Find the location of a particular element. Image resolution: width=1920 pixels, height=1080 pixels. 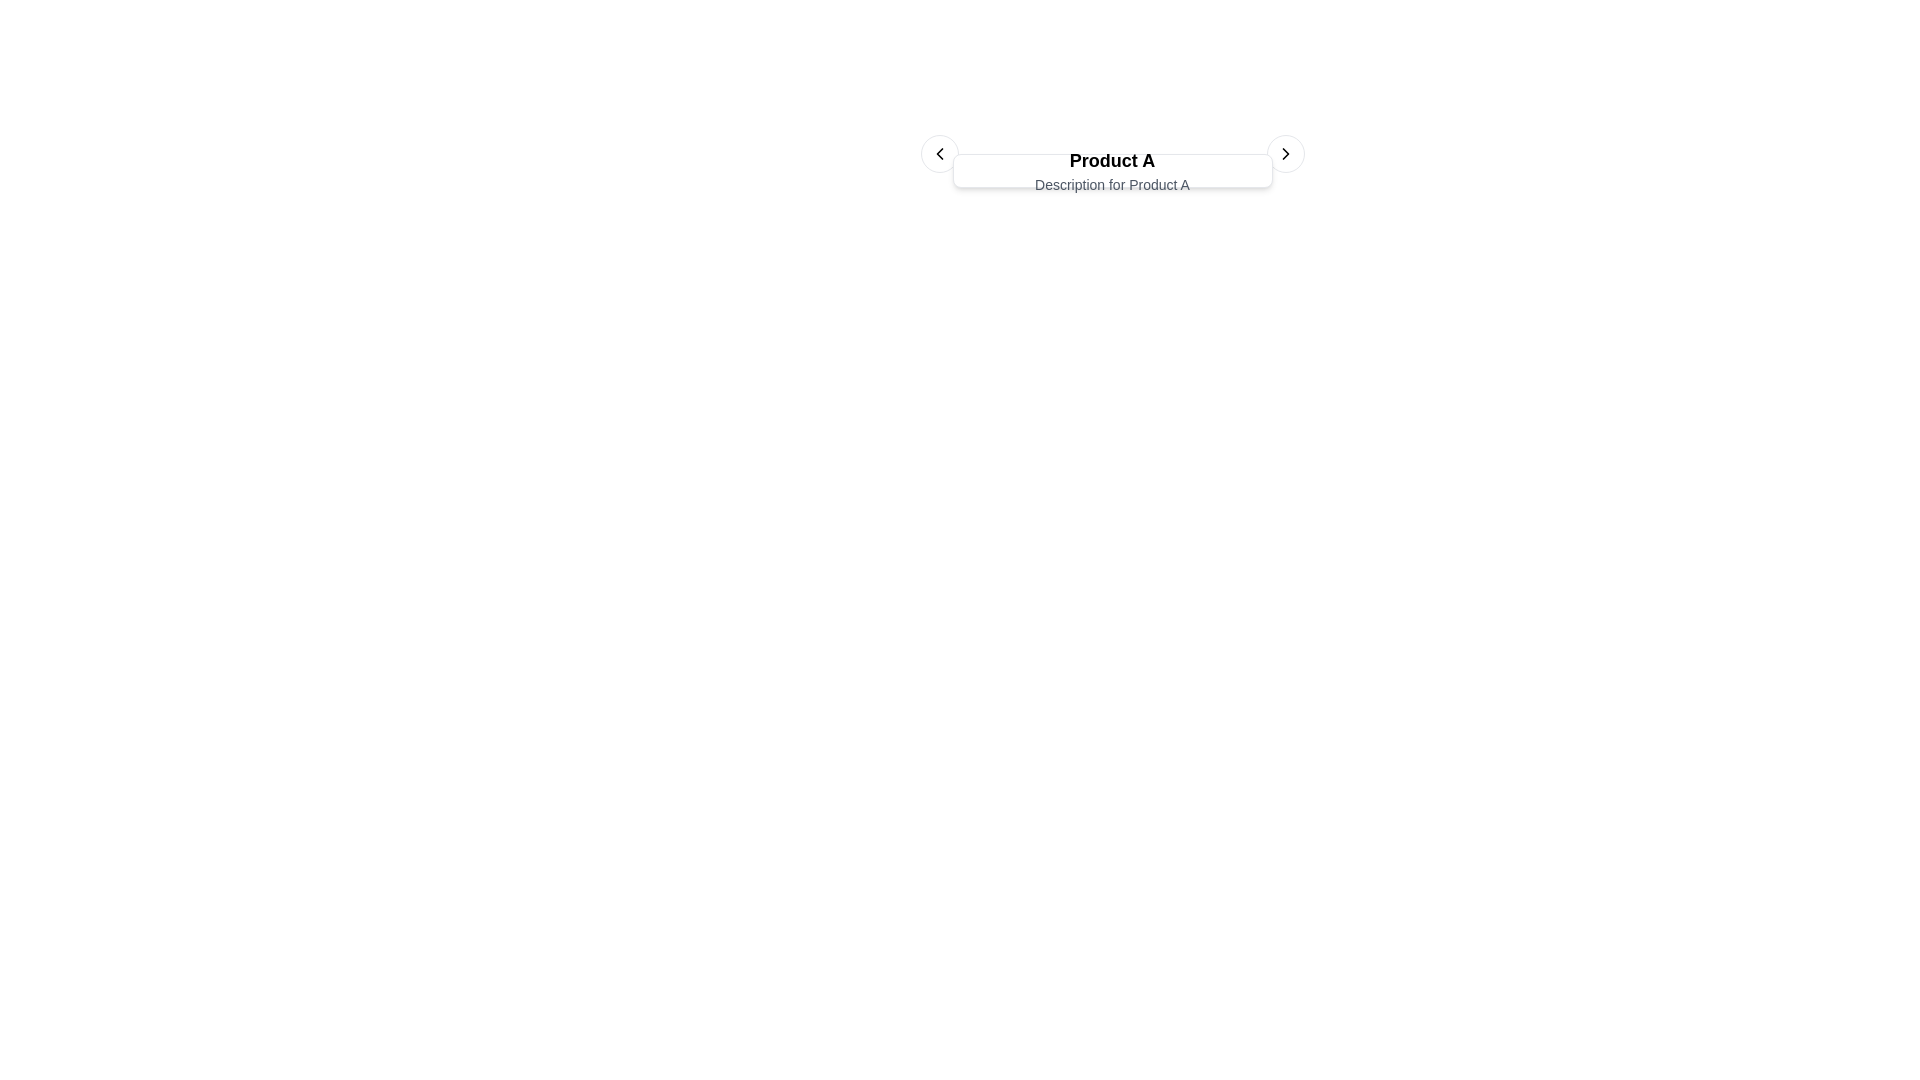

the right-facing chevron icon button within the card for 'Product A' is located at coordinates (1285, 153).